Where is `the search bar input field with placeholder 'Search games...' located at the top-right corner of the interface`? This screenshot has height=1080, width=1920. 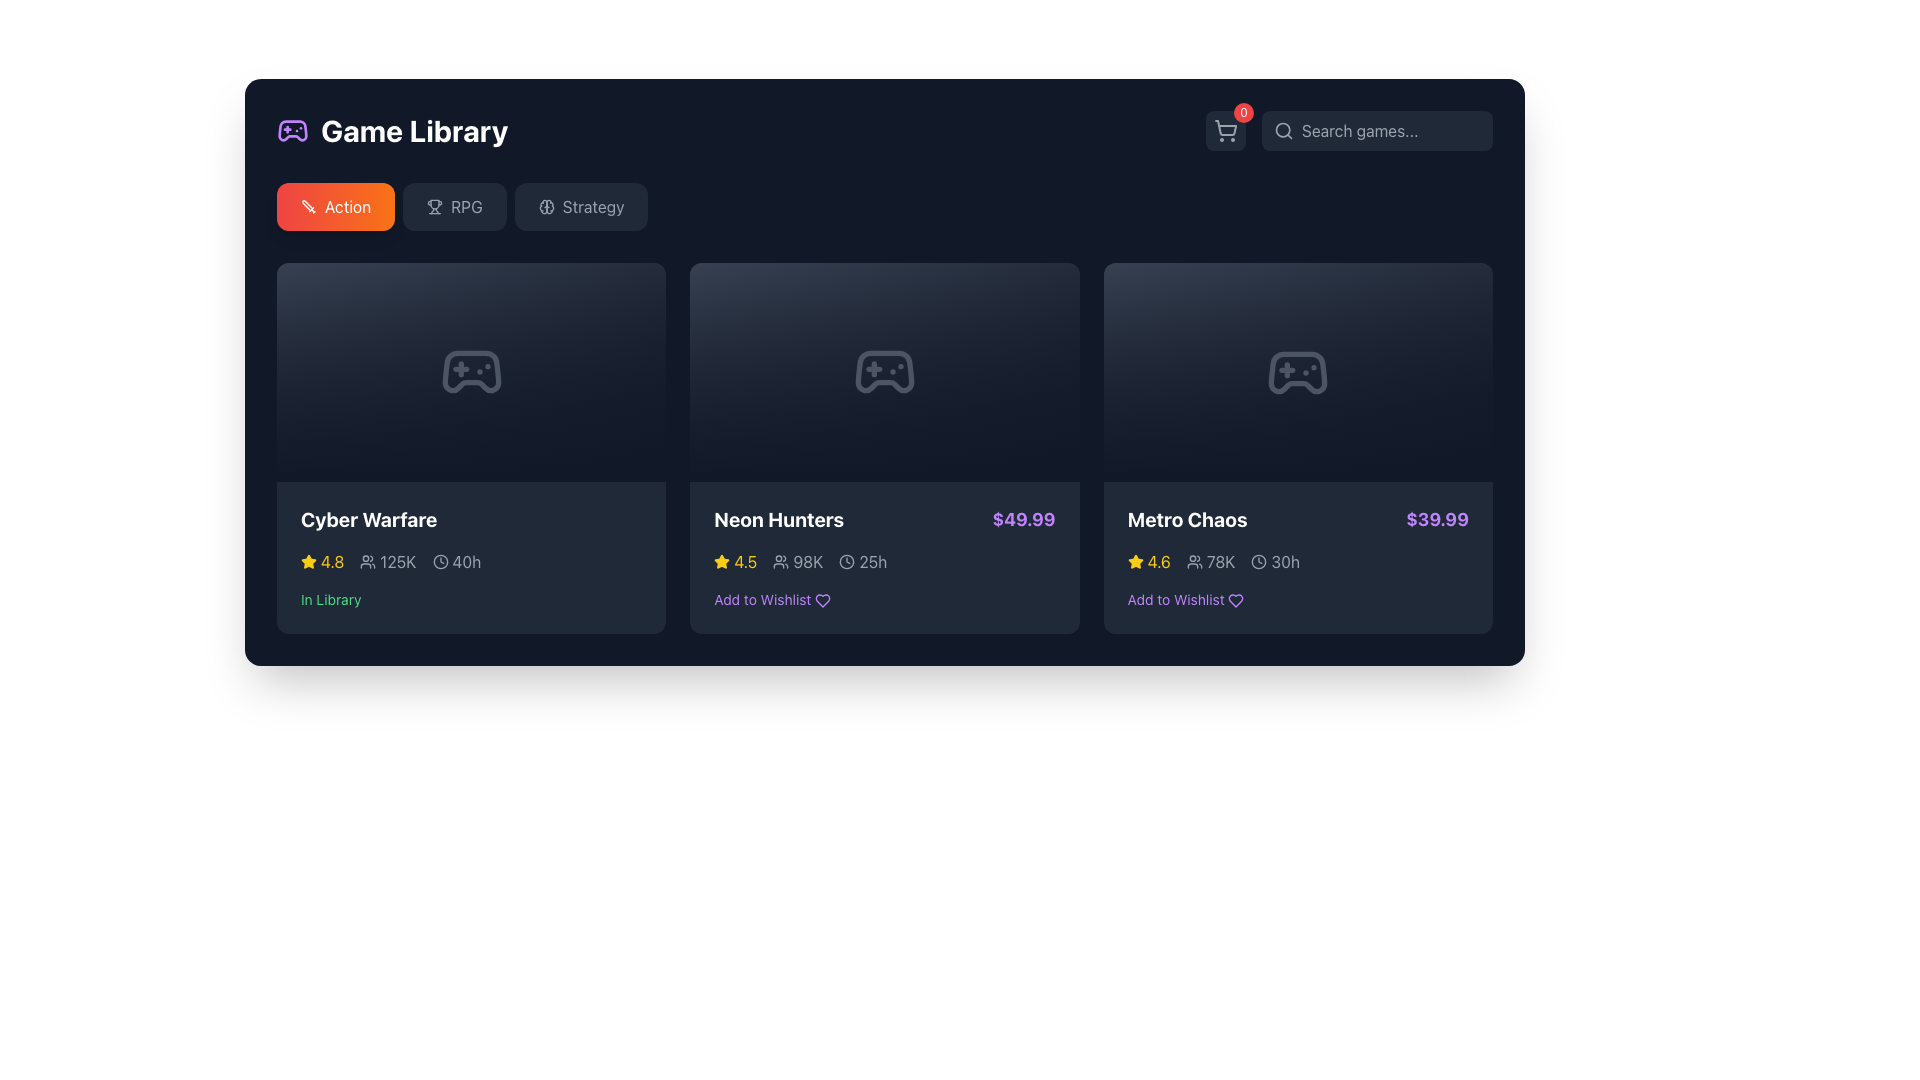 the search bar input field with placeholder 'Search games...' located at the top-right corner of the interface is located at coordinates (1376, 131).